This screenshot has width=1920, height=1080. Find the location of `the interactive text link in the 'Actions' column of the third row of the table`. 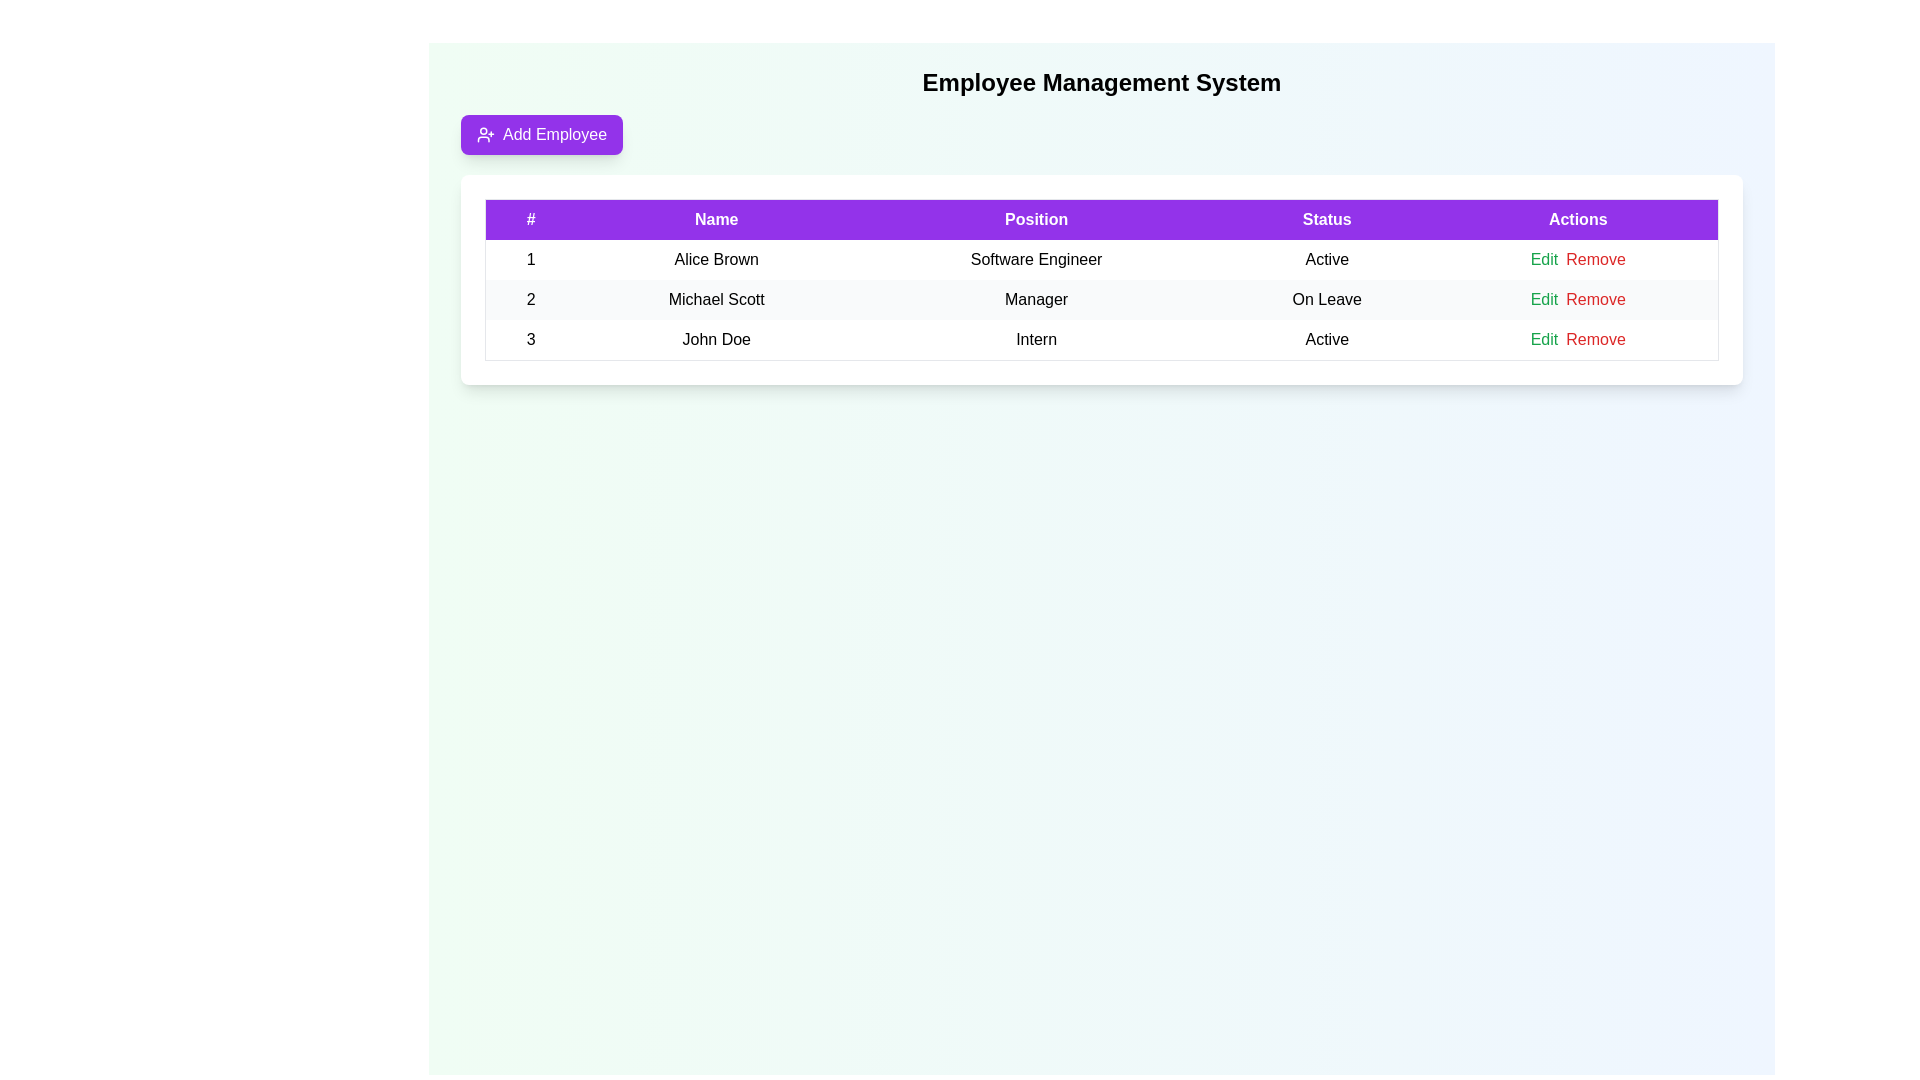

the interactive text link in the 'Actions' column of the third row of the table is located at coordinates (1543, 338).